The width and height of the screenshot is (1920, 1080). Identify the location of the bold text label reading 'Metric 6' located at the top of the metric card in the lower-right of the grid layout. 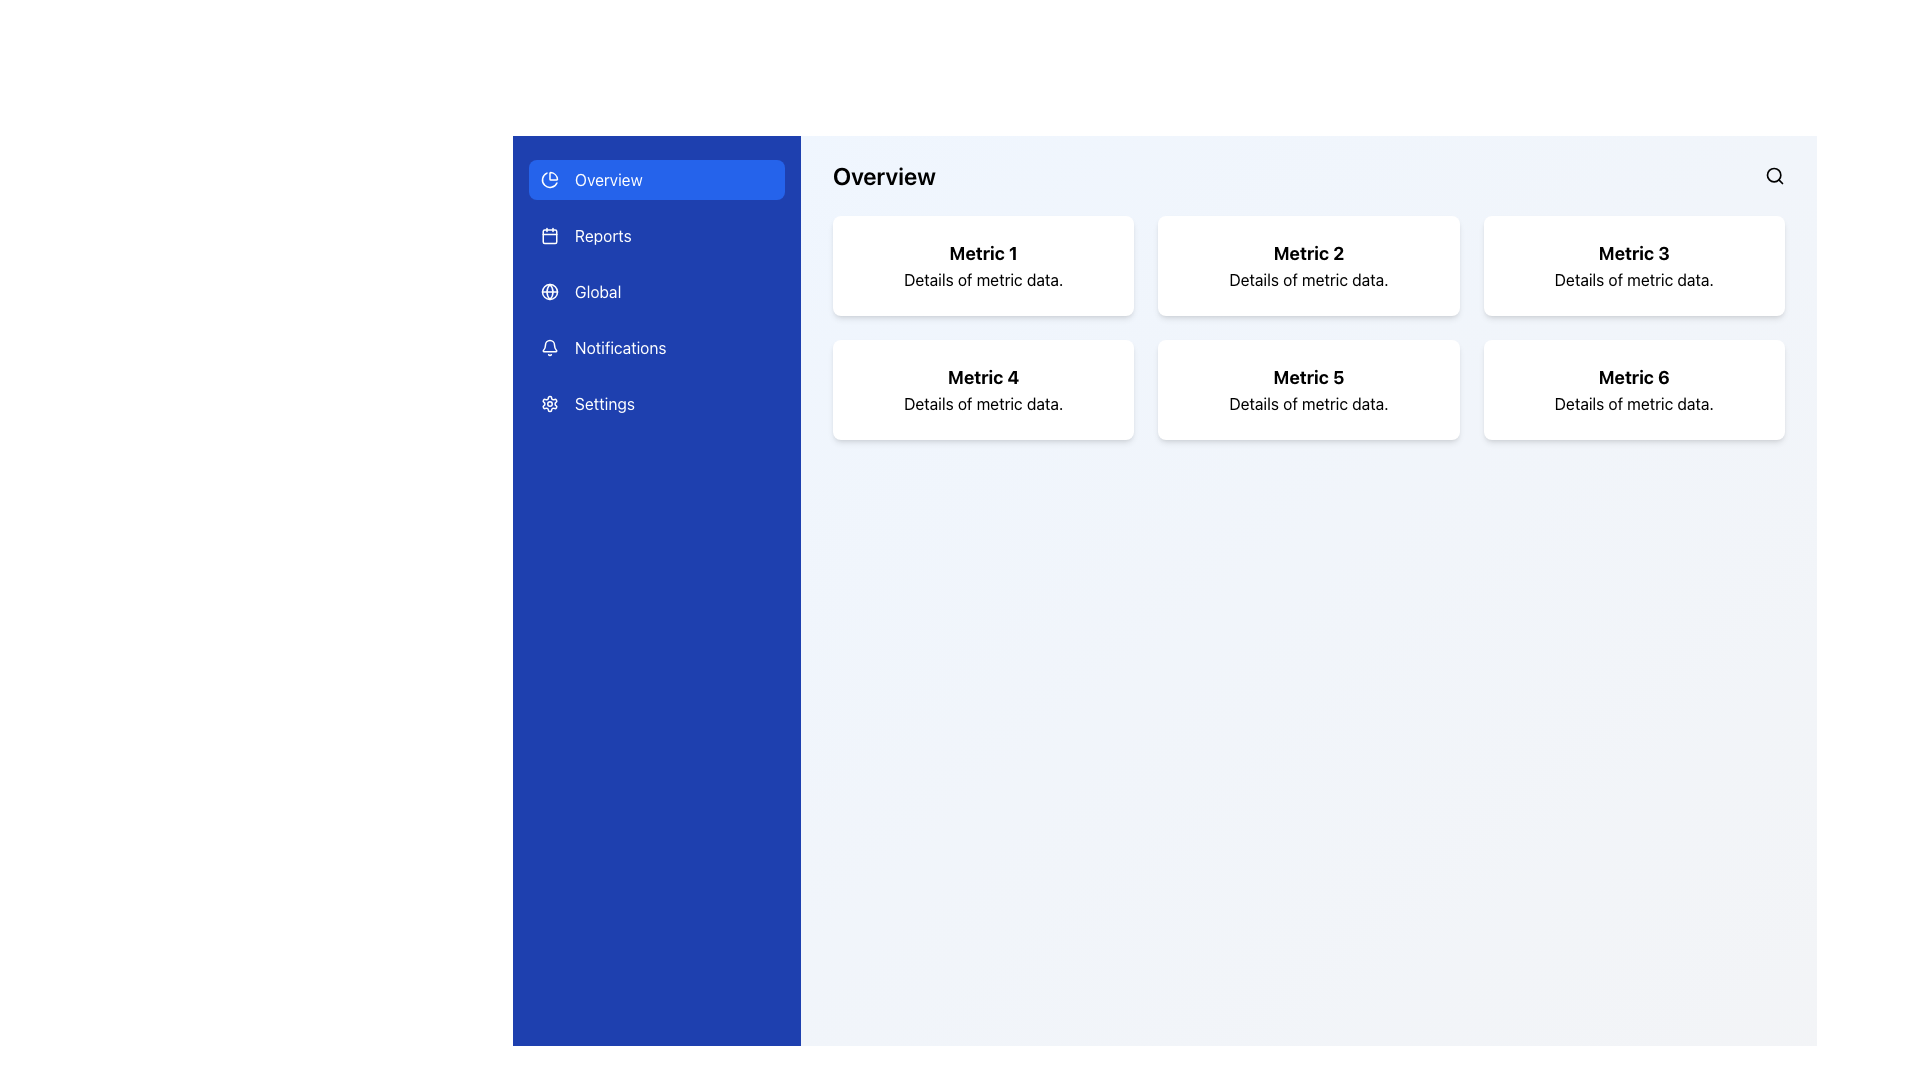
(1634, 378).